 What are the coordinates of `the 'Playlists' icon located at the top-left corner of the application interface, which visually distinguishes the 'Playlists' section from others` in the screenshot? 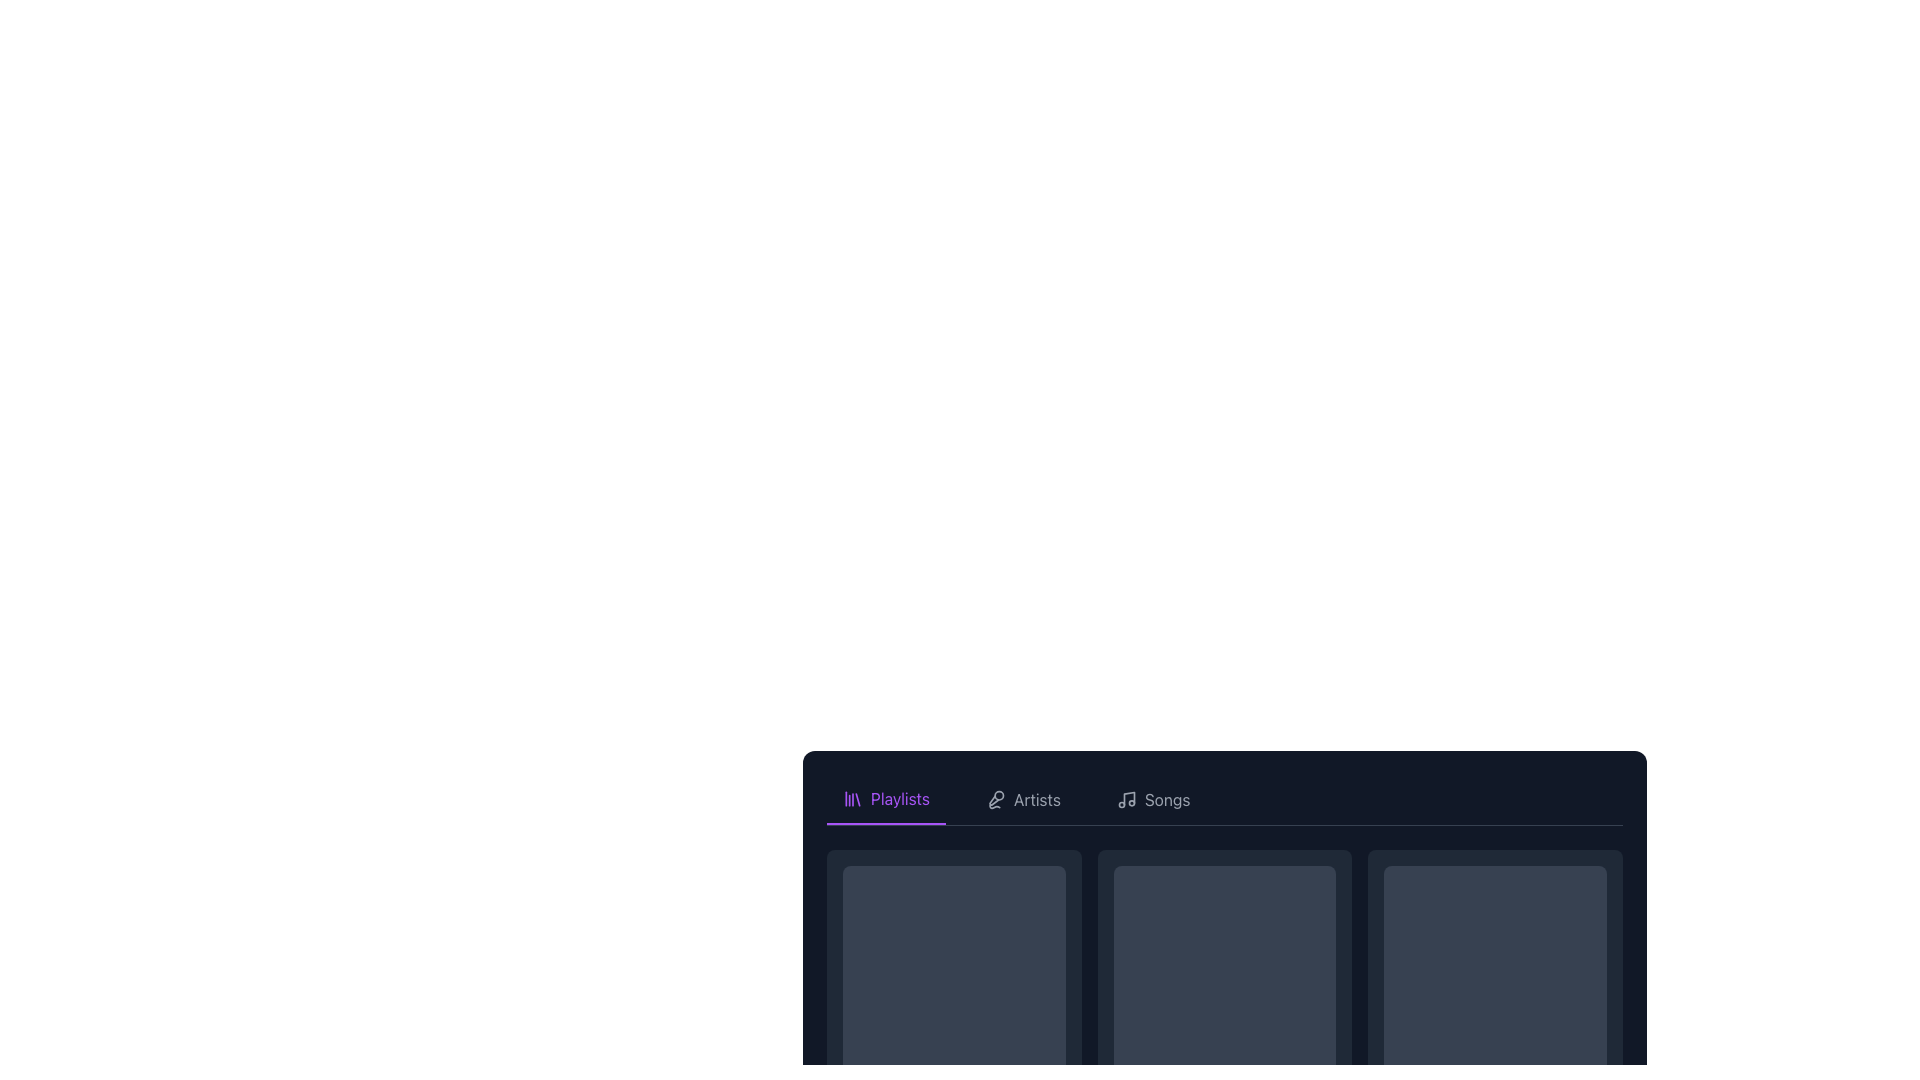 It's located at (853, 797).